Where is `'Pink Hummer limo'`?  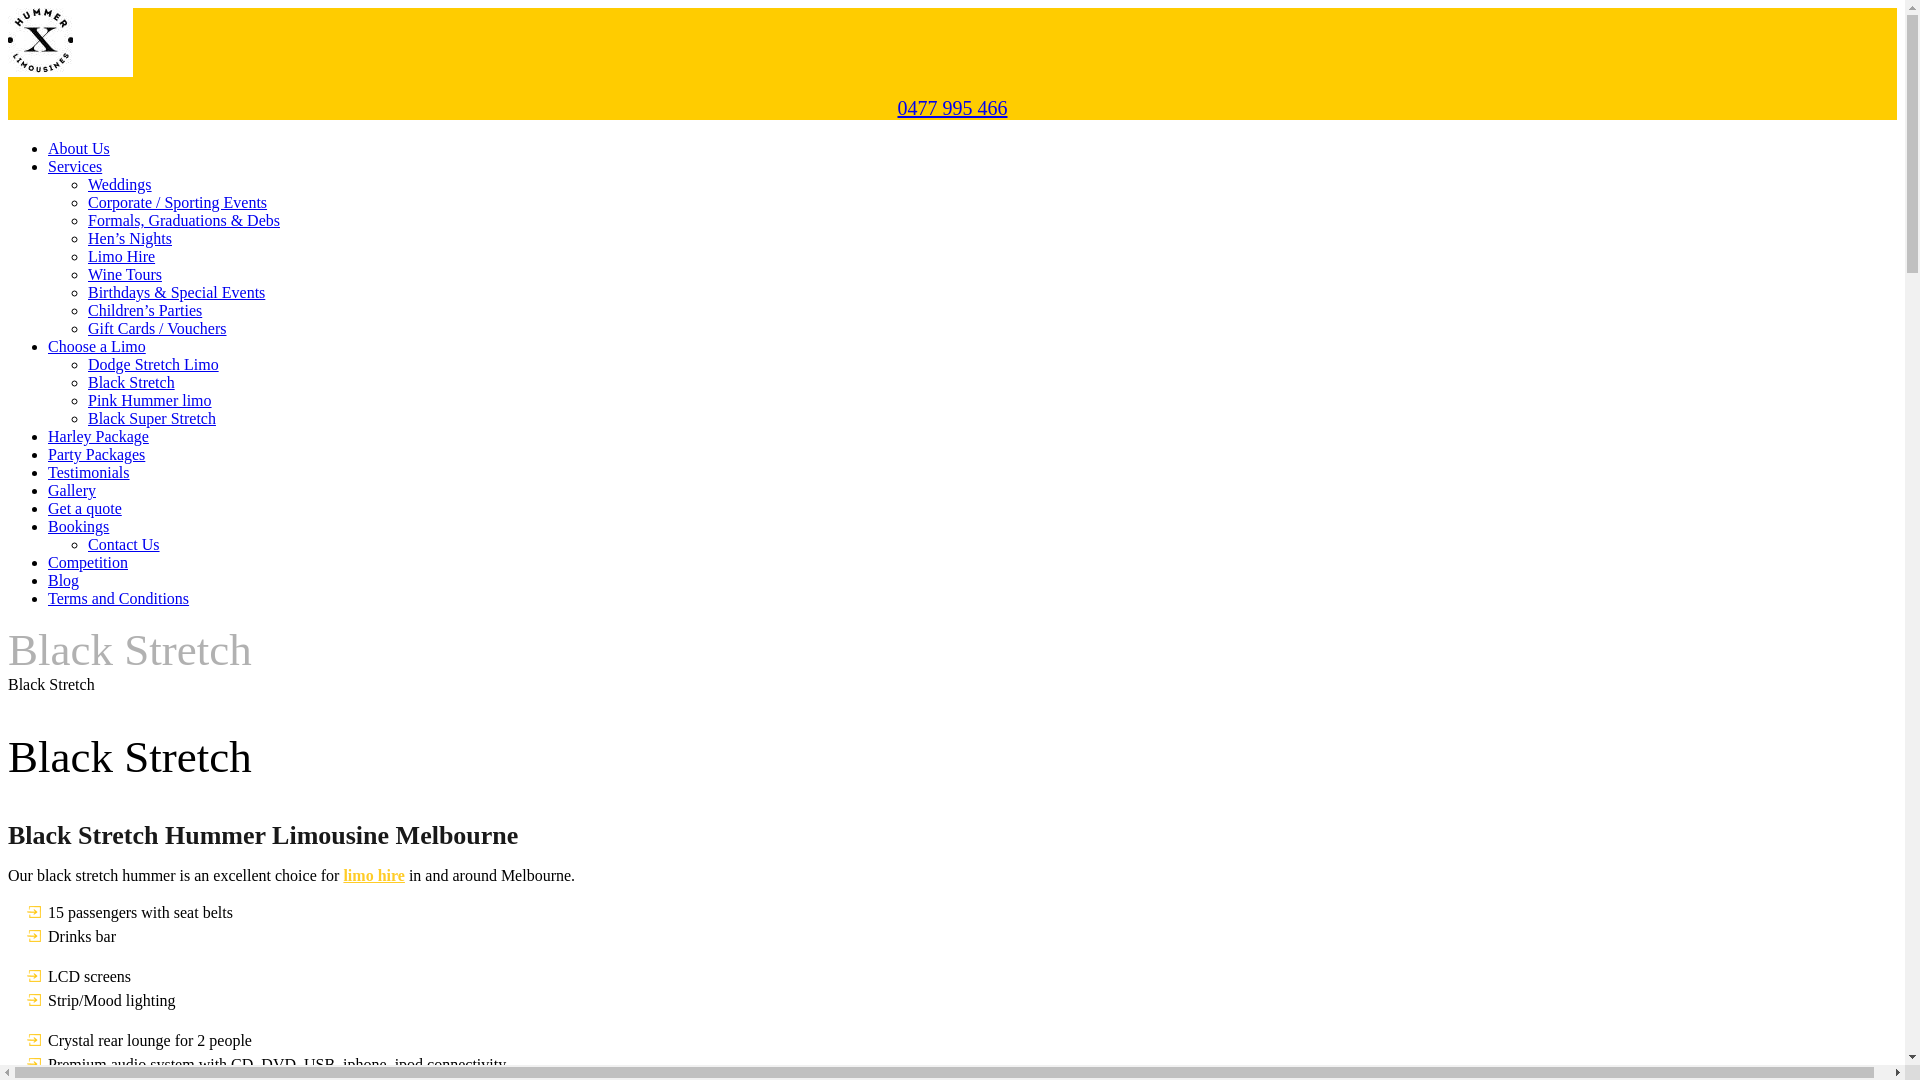
'Pink Hummer limo' is located at coordinates (86, 400).